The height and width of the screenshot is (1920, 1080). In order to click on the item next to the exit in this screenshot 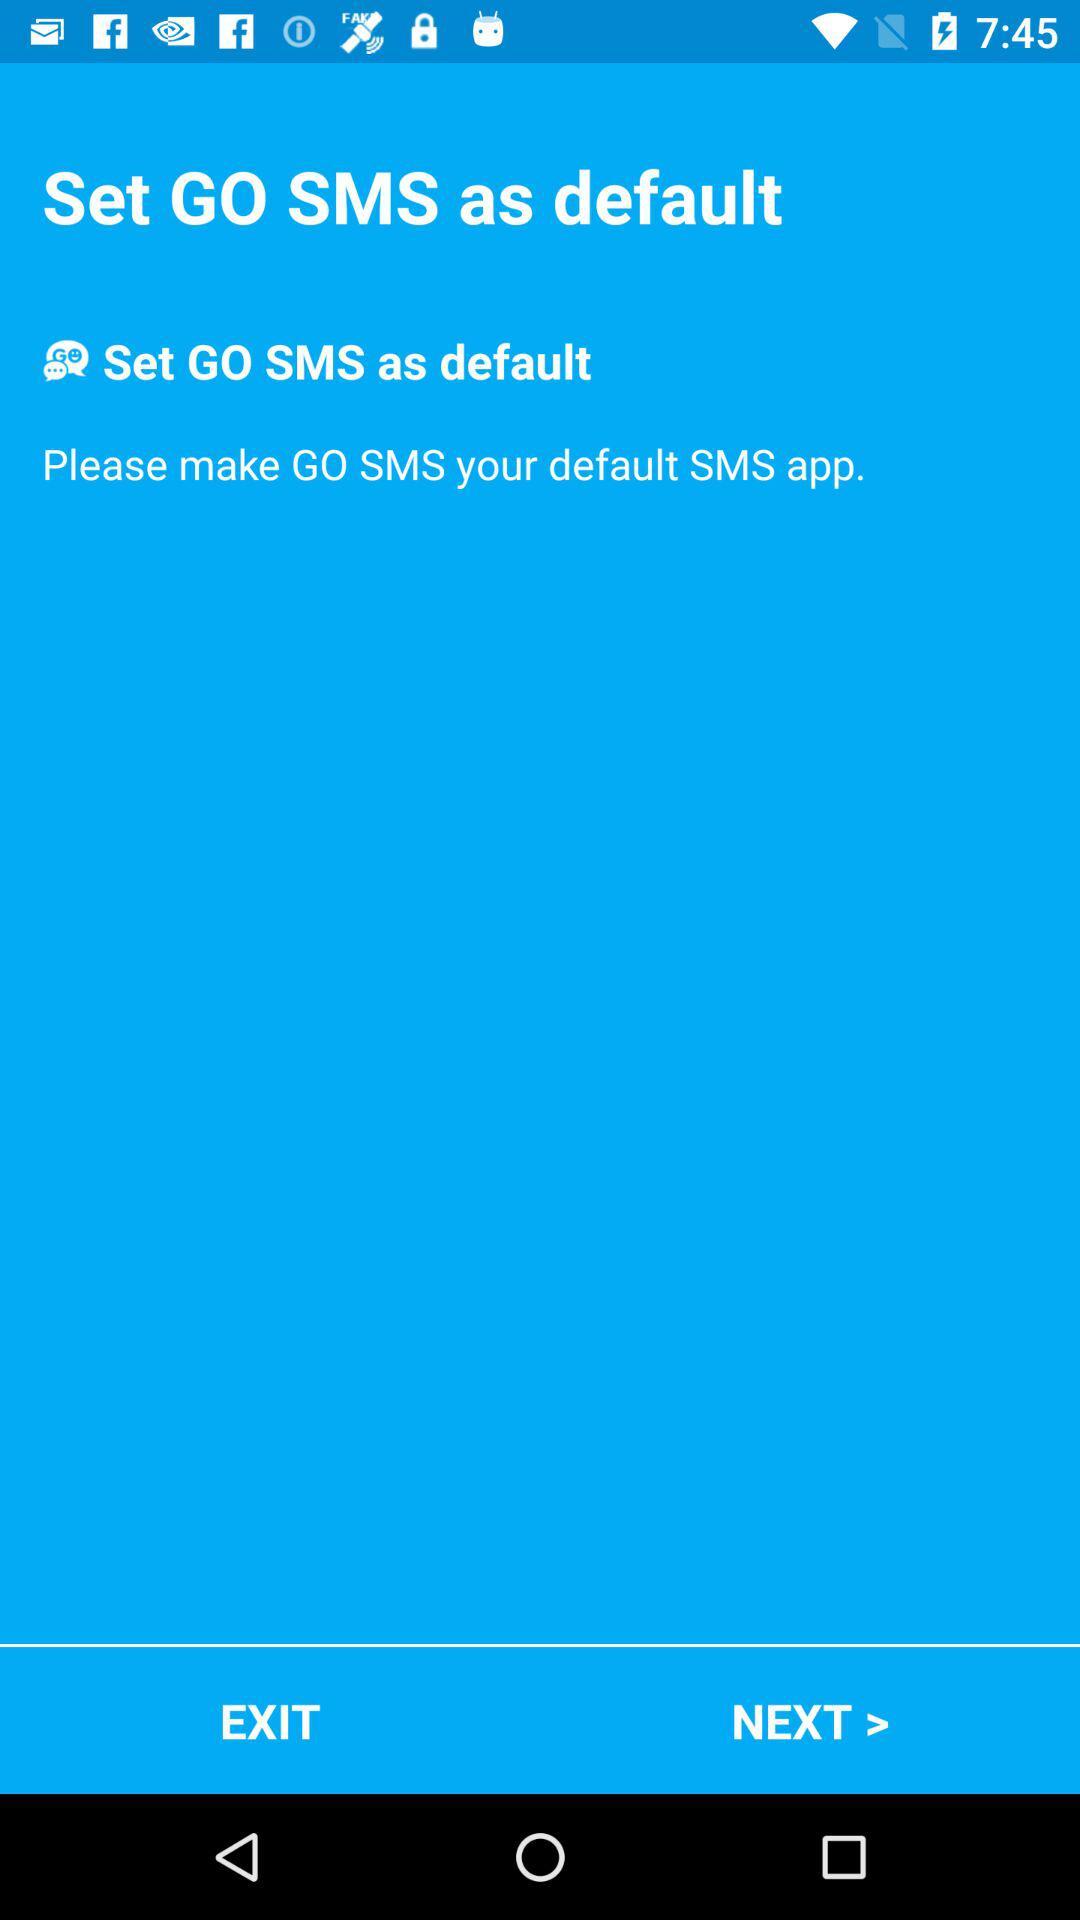, I will do `click(810, 1719)`.